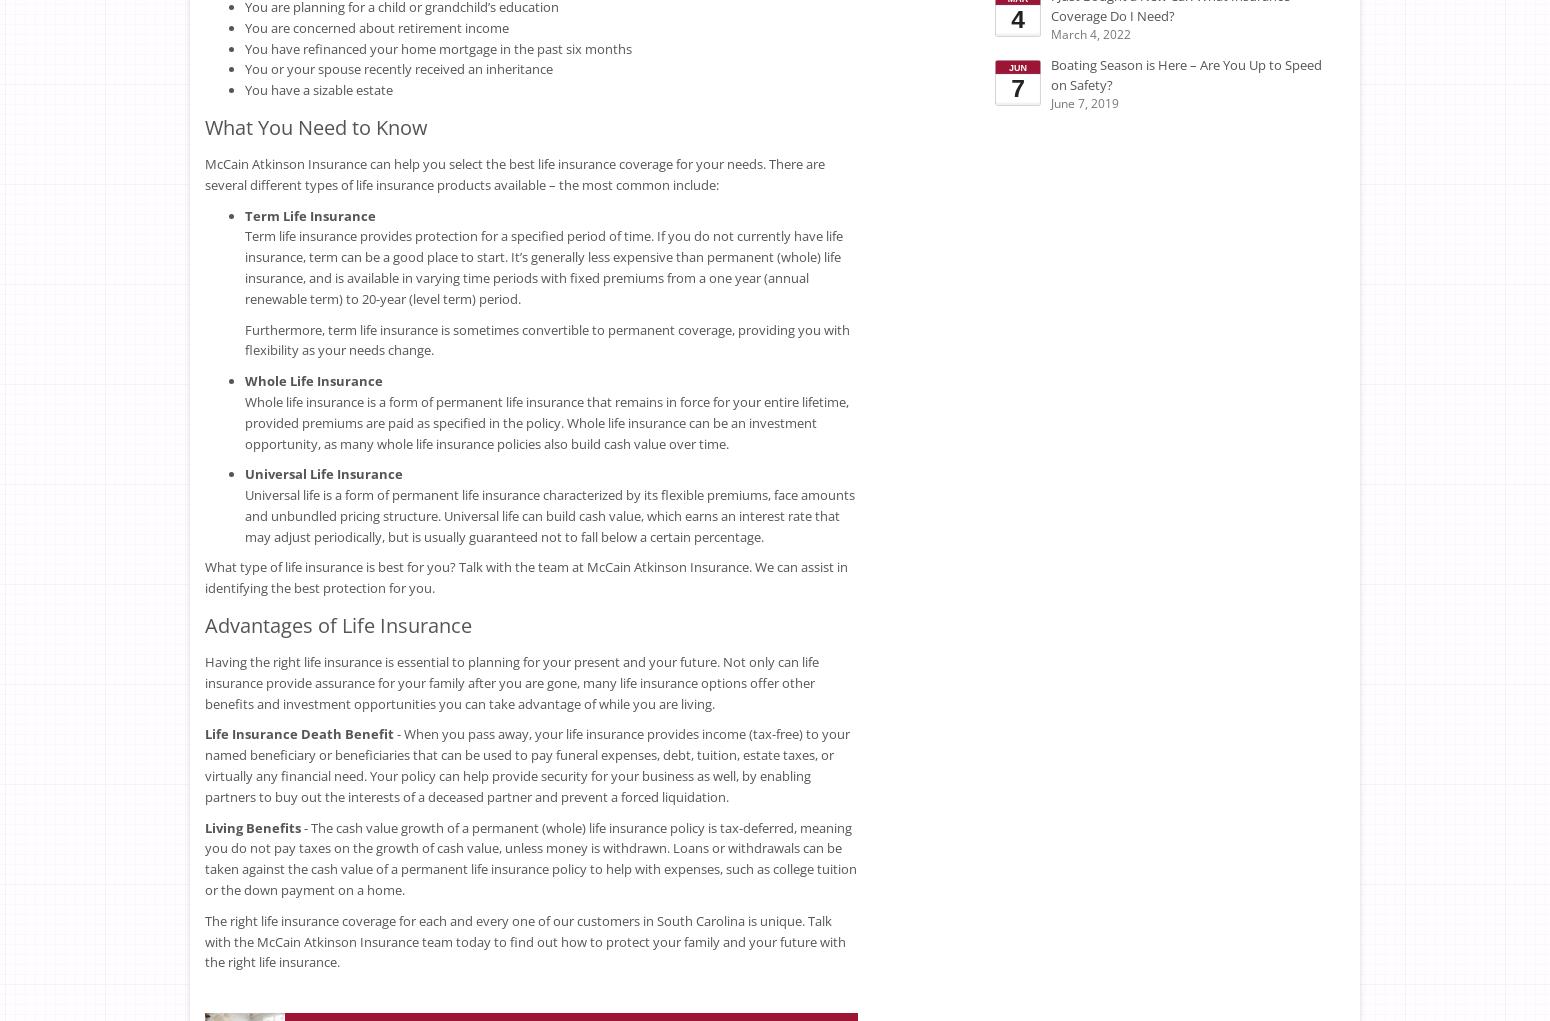 This screenshot has height=1021, width=1550. I want to click on 'You are concerned about retirement income', so click(375, 25).